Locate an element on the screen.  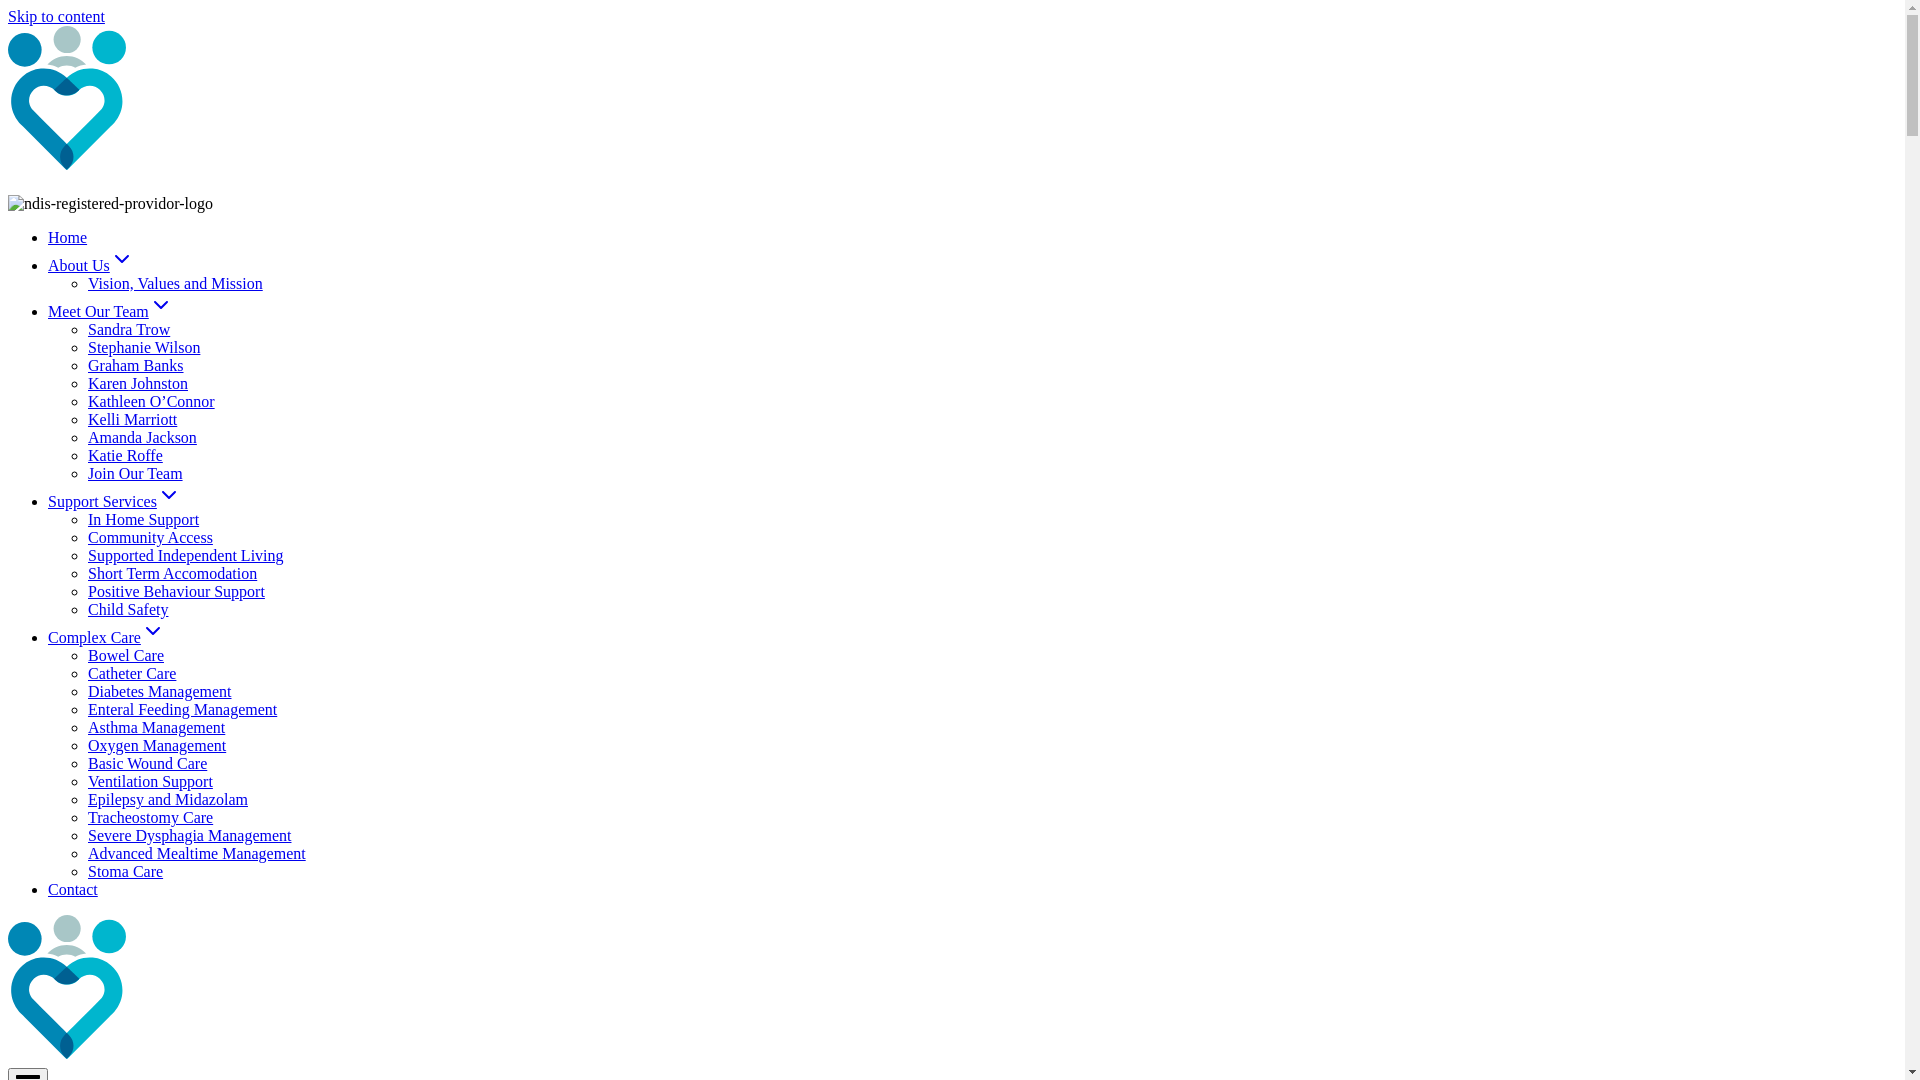
'Stephanie Wilson' is located at coordinates (143, 346).